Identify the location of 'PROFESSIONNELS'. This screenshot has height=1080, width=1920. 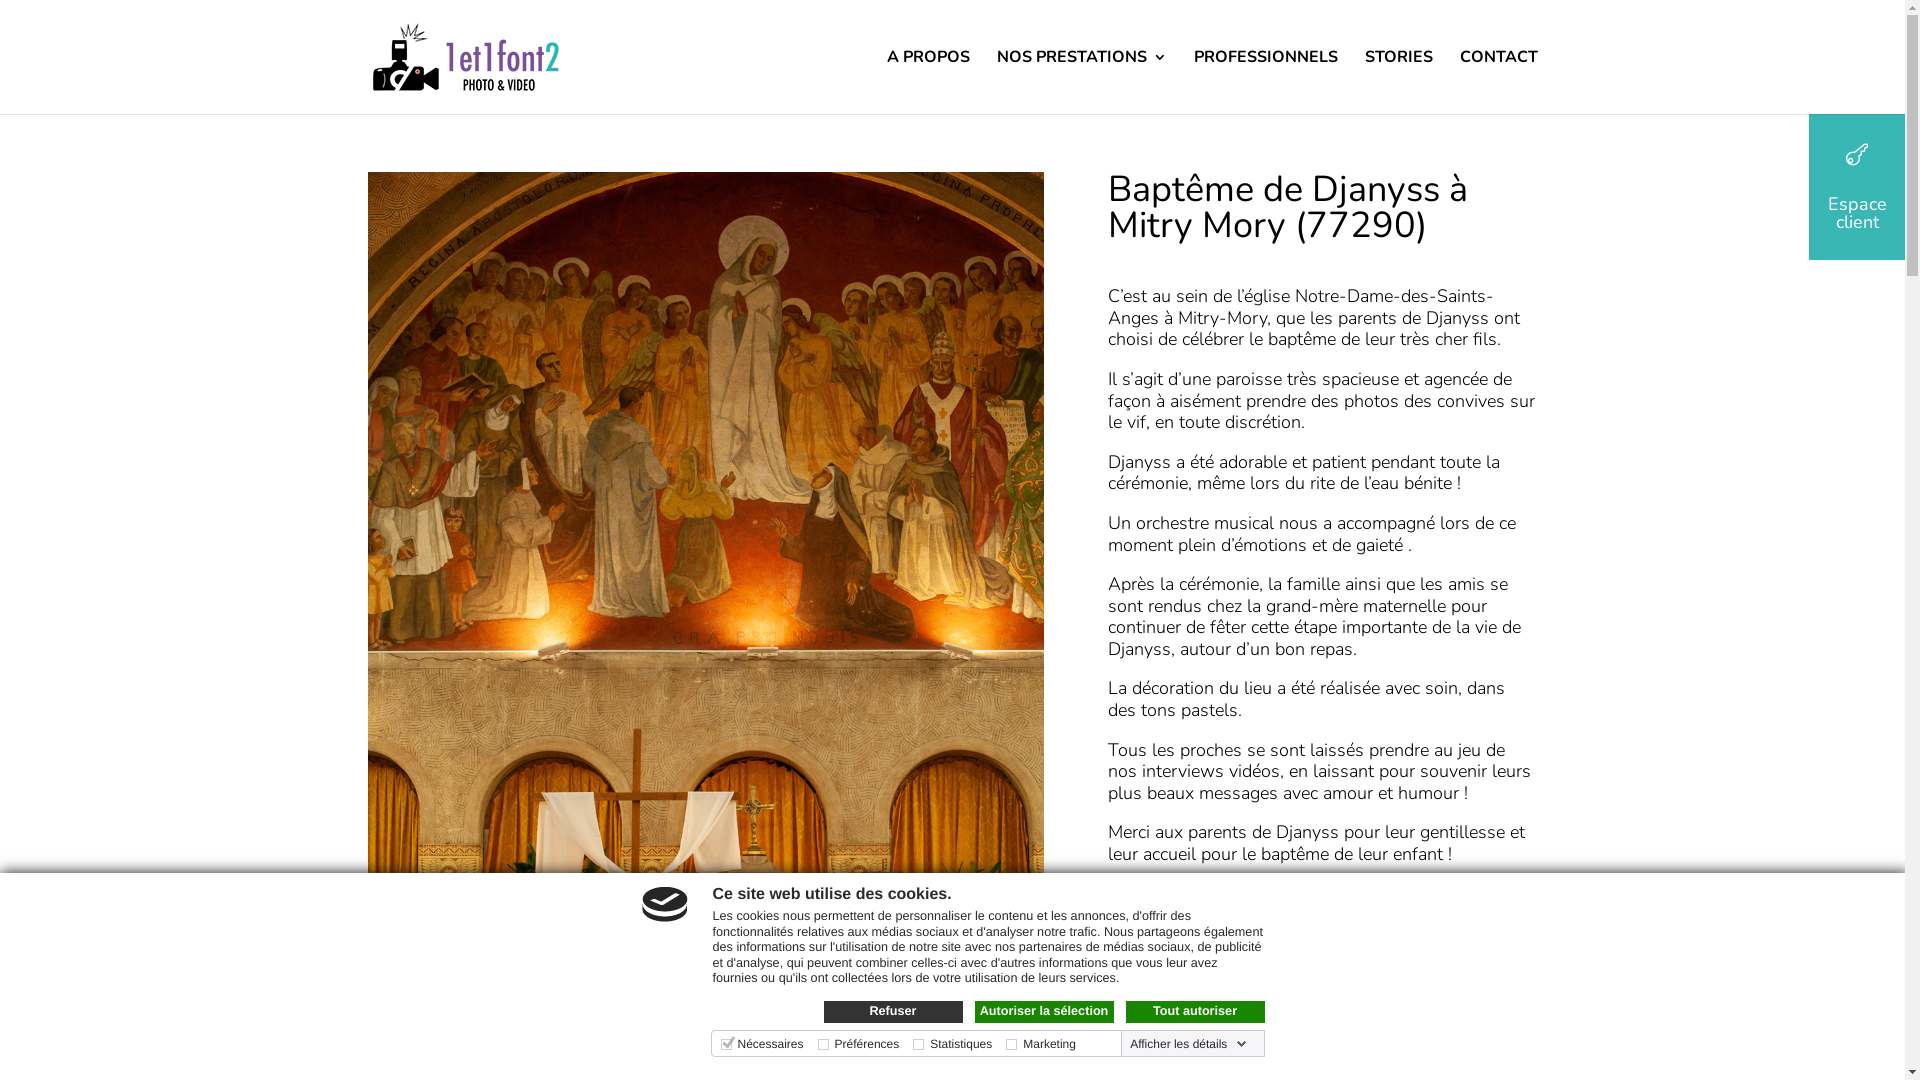
(1265, 80).